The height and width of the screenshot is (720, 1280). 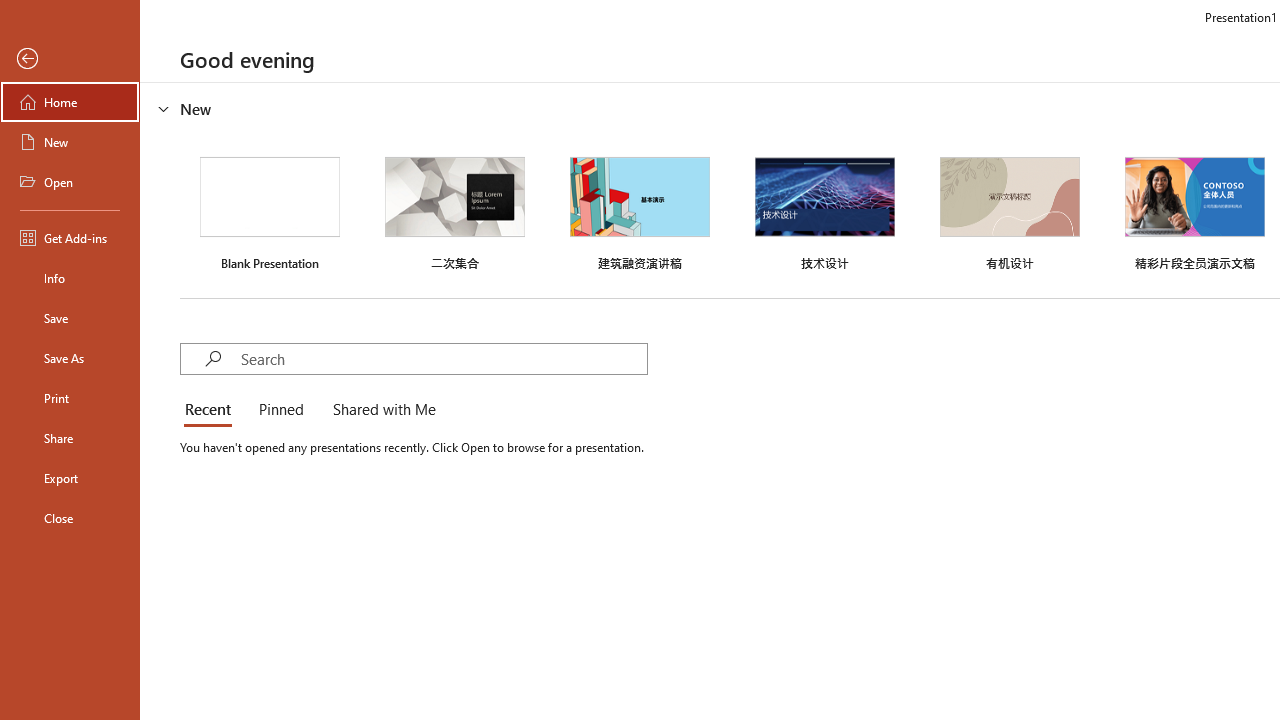 What do you see at coordinates (69, 236) in the screenshot?
I see `'Get Add-ins'` at bounding box center [69, 236].